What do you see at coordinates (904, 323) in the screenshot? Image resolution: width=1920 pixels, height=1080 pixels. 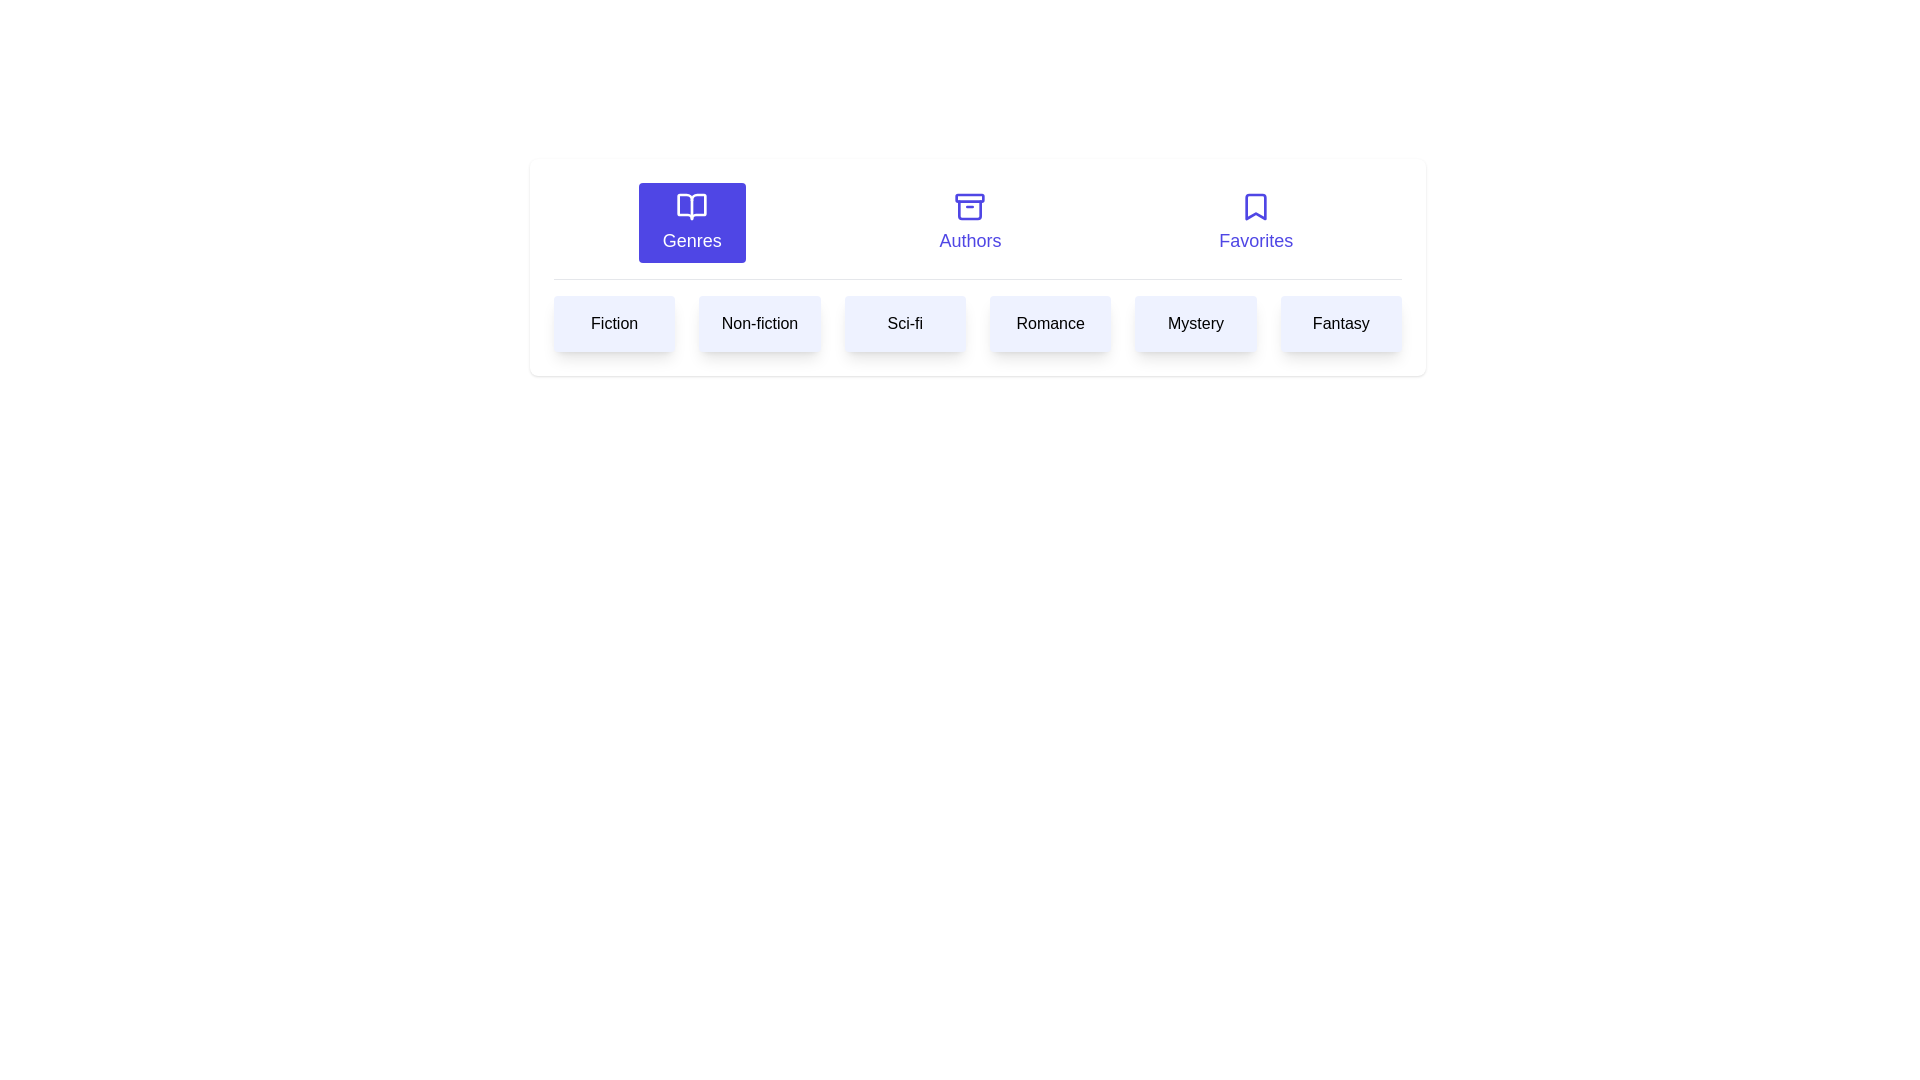 I see `the genre tile labeled Sci-fi` at bounding box center [904, 323].